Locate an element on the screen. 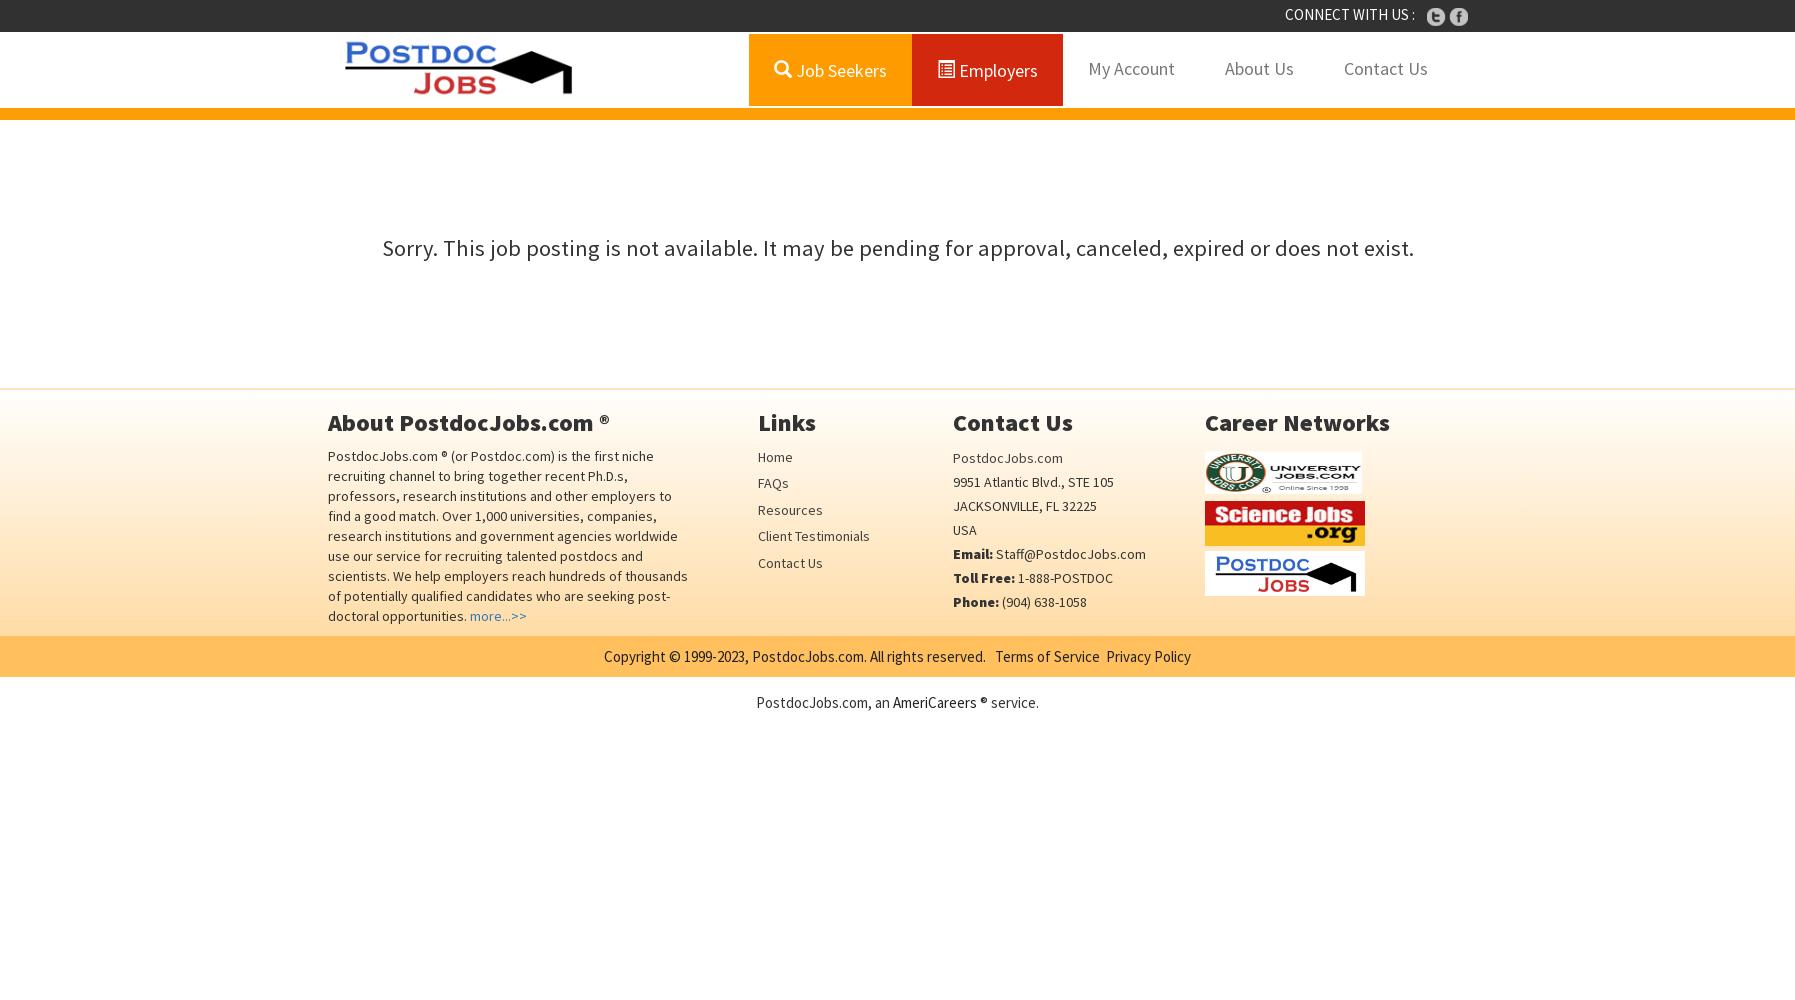 The height and width of the screenshot is (1000, 1795). '(904) 638-1058' is located at coordinates (1041, 601).